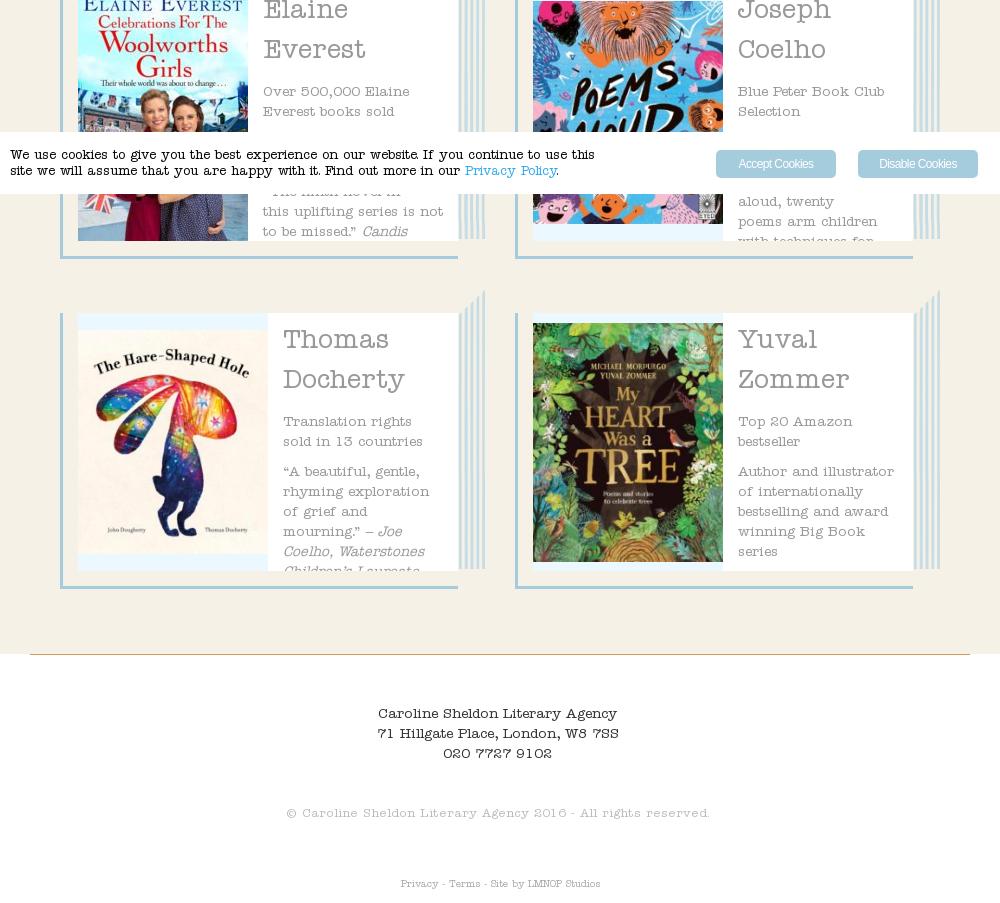 This screenshot has height=903, width=1000. What do you see at coordinates (335, 103) in the screenshot?
I see `'Over 500,000 Elaine Everest books sold'` at bounding box center [335, 103].